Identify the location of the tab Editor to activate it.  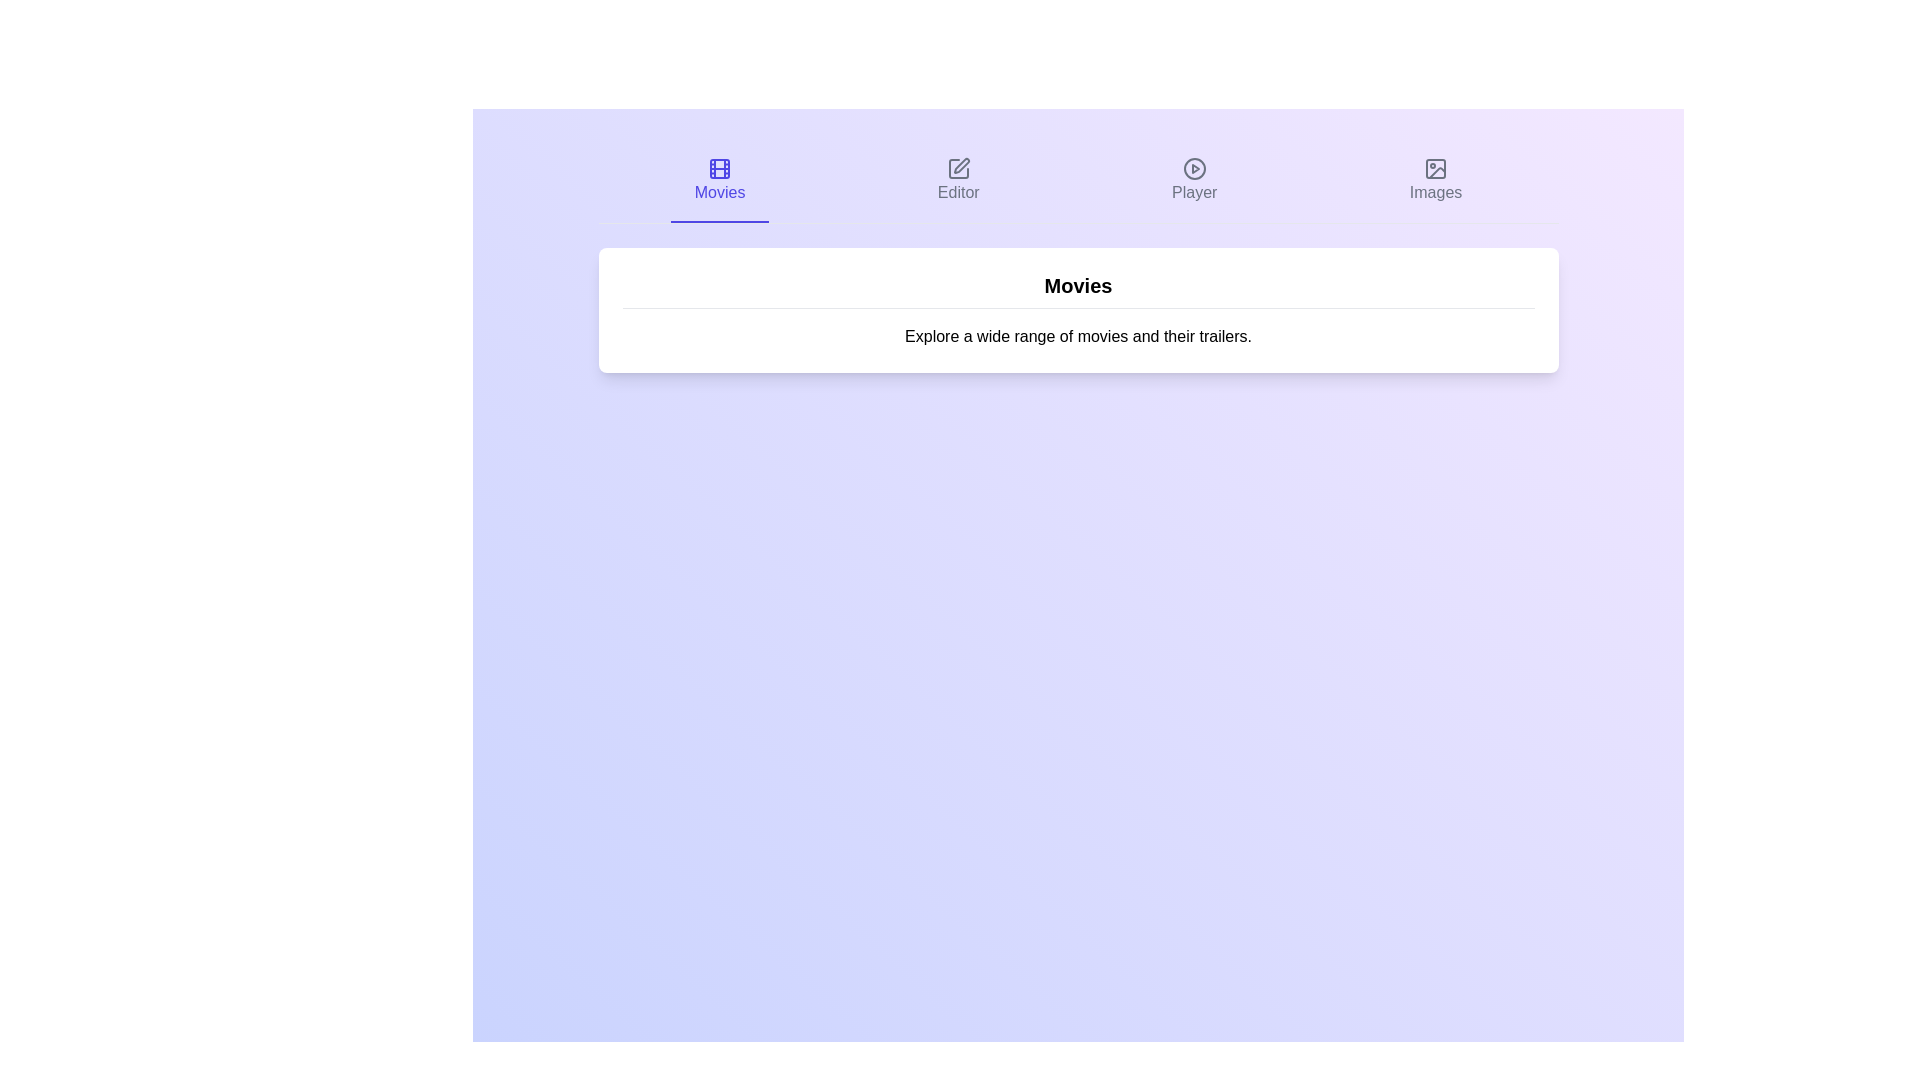
(958, 181).